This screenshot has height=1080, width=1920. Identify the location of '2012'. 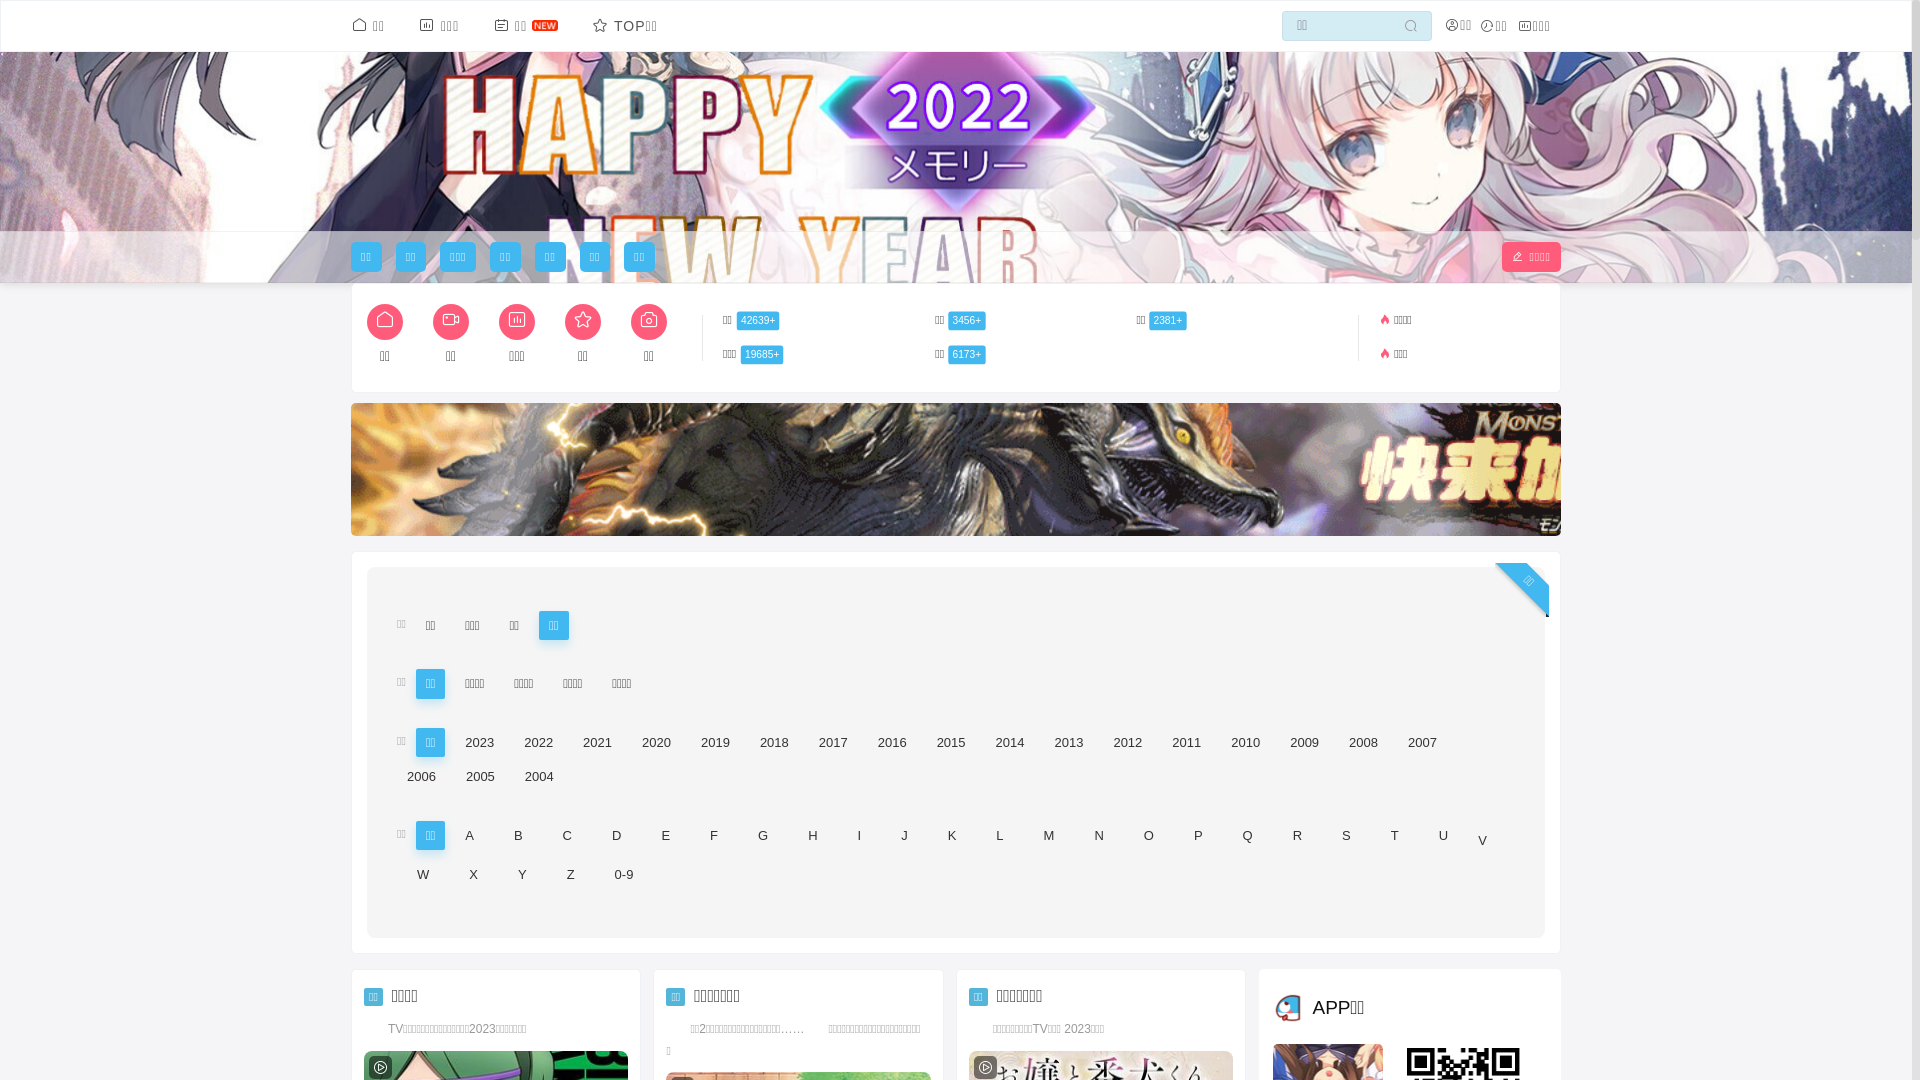
(1127, 742).